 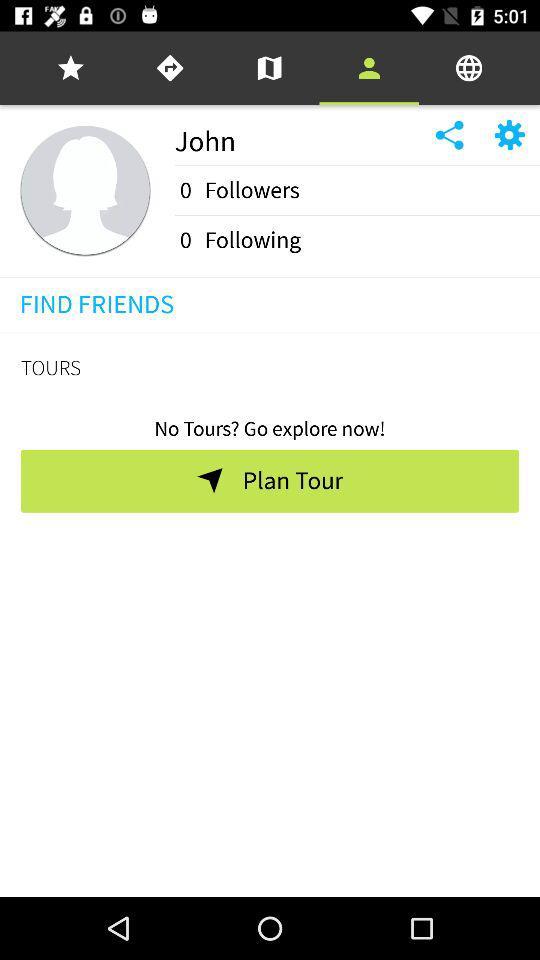 I want to click on find friends item, so click(x=95, y=304).